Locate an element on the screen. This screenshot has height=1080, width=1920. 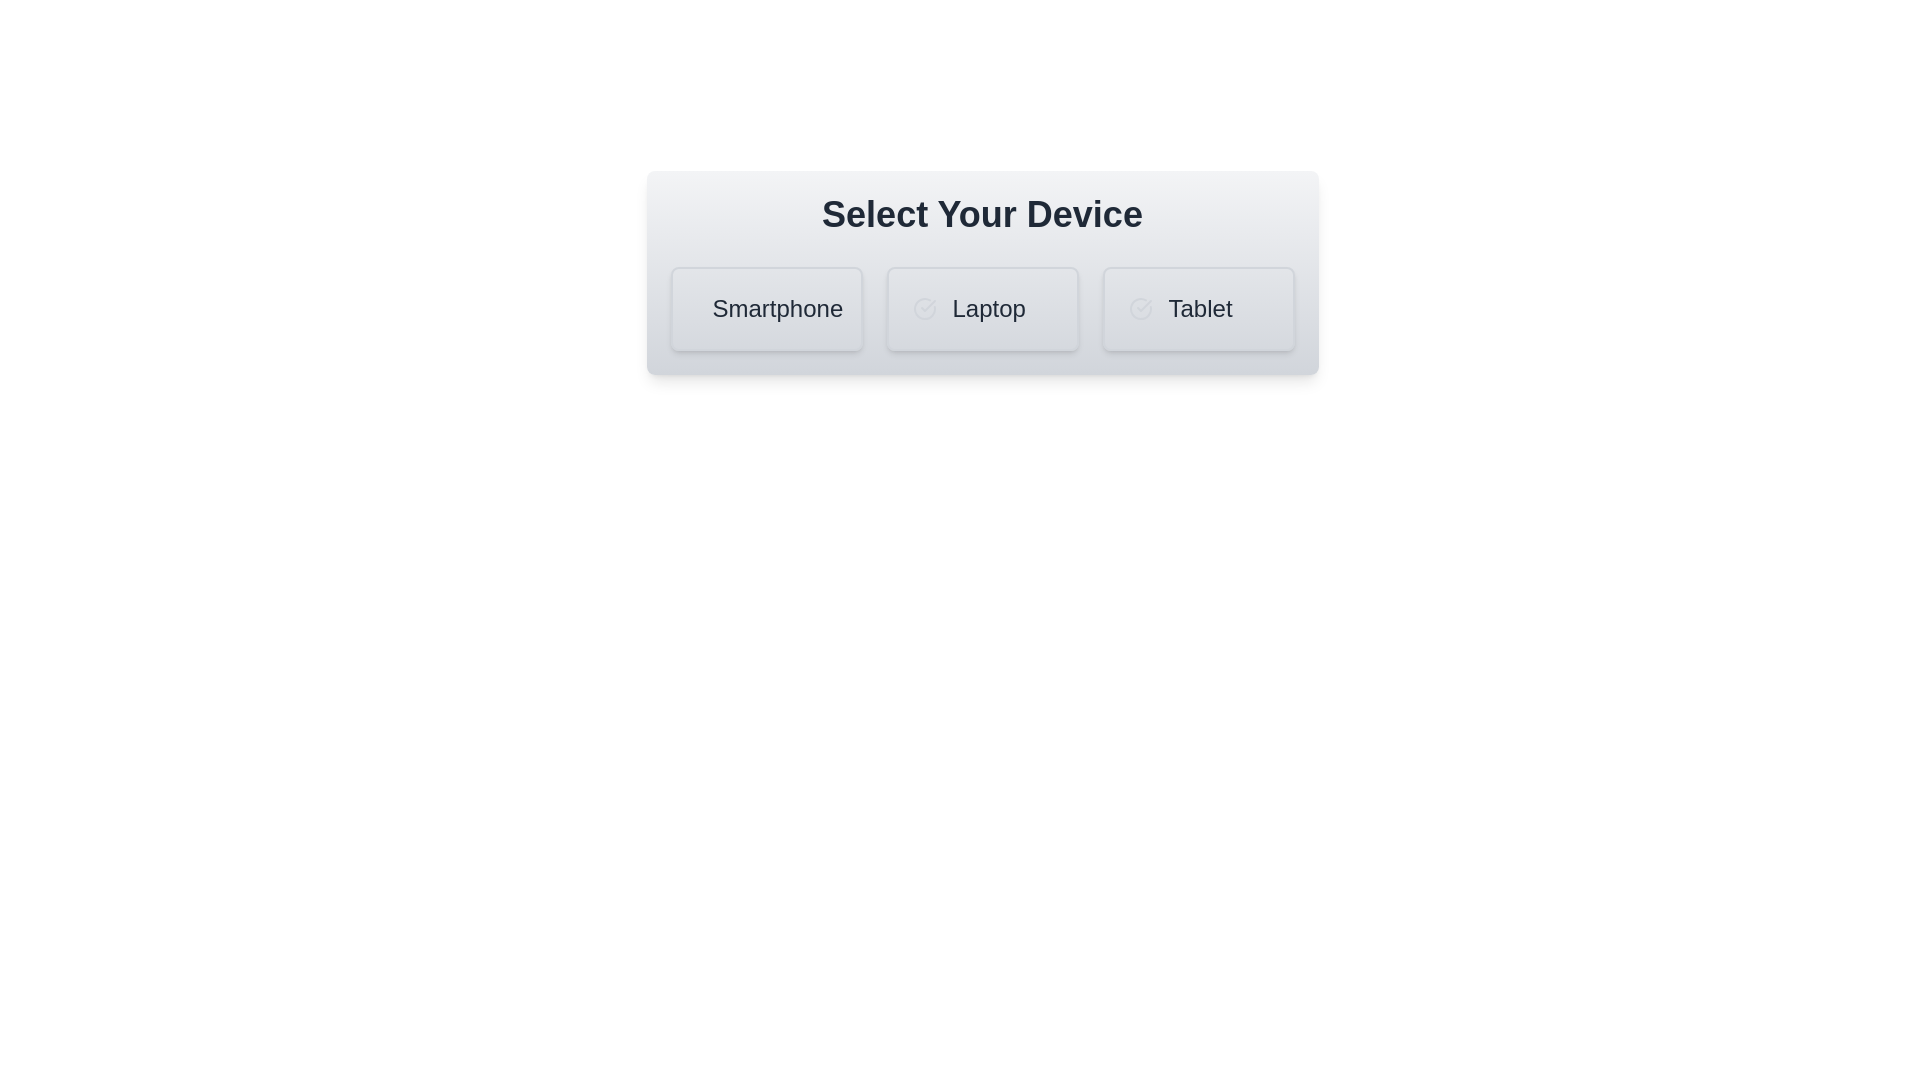
the interactive circle element that indicates the status of the 'Laptop' button, which is part of the device selection interface is located at coordinates (923, 308).